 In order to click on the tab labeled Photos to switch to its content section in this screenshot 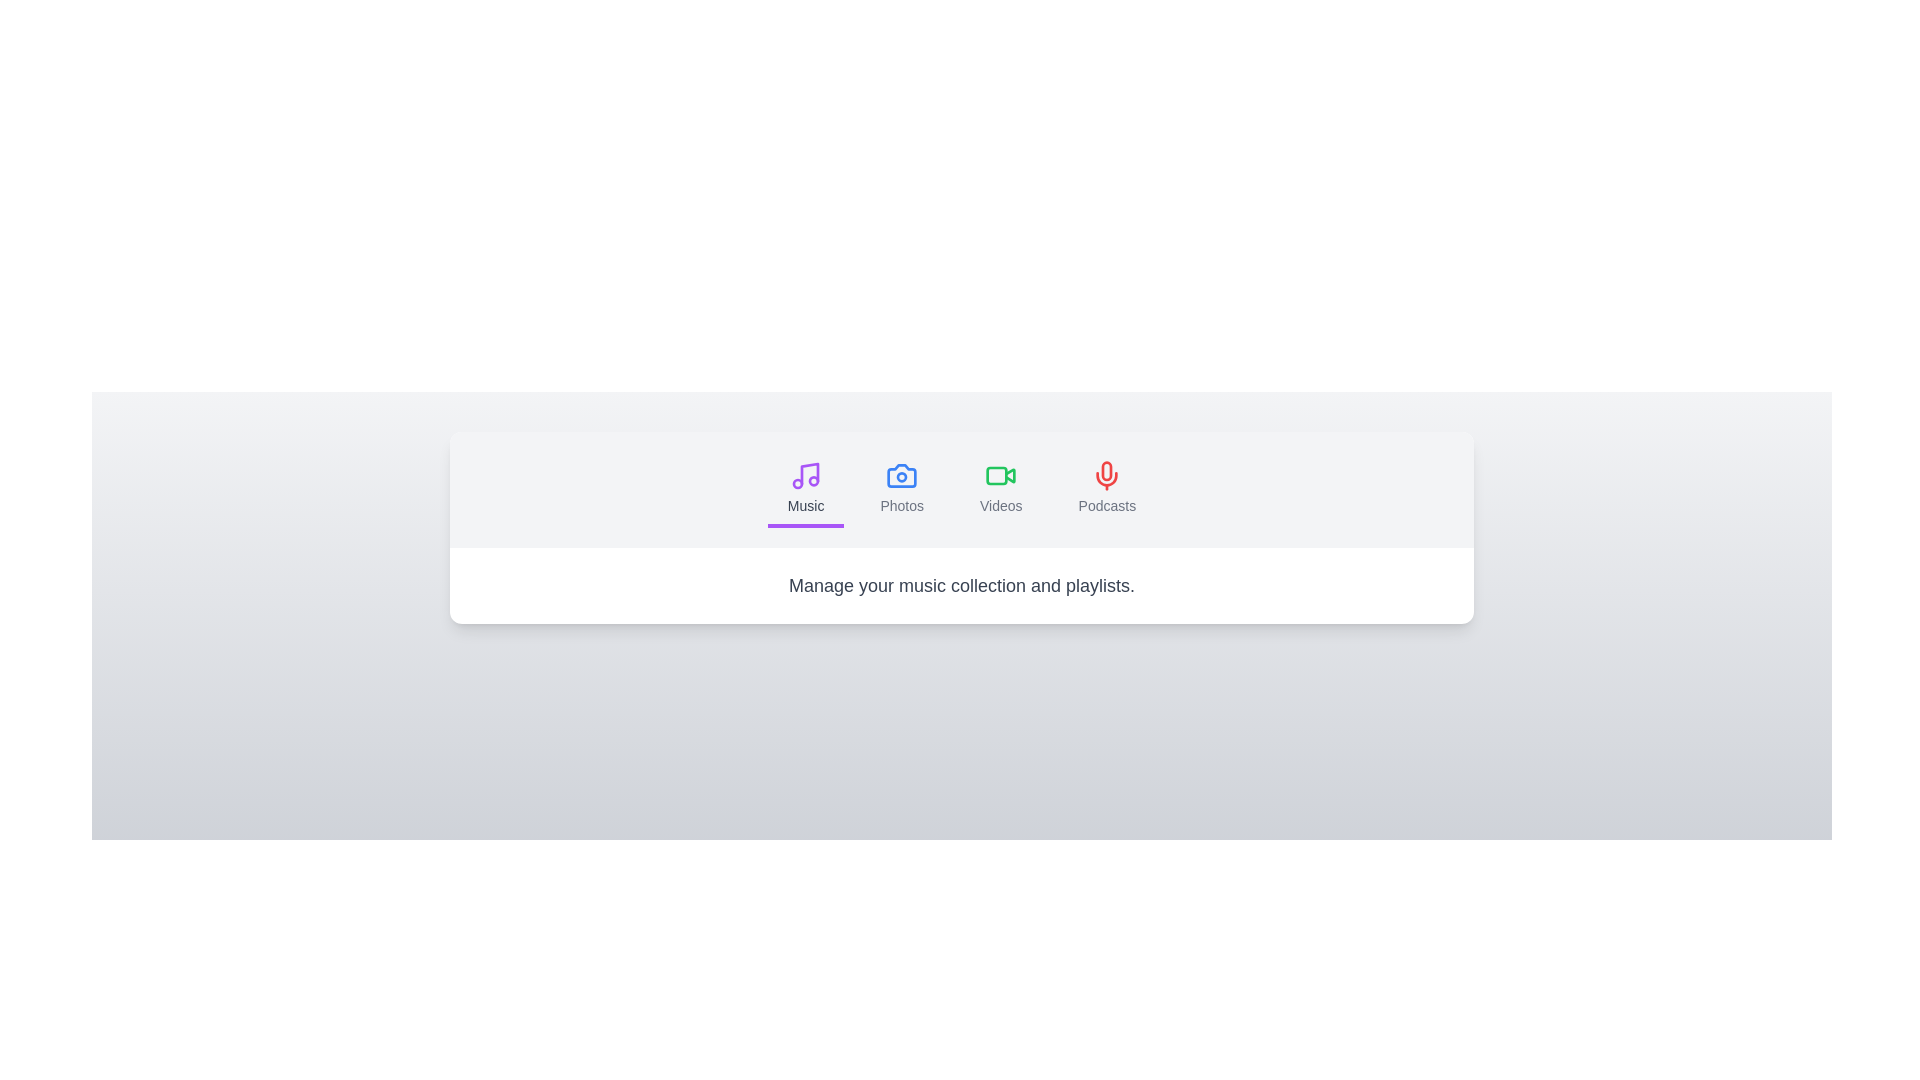, I will do `click(901, 489)`.